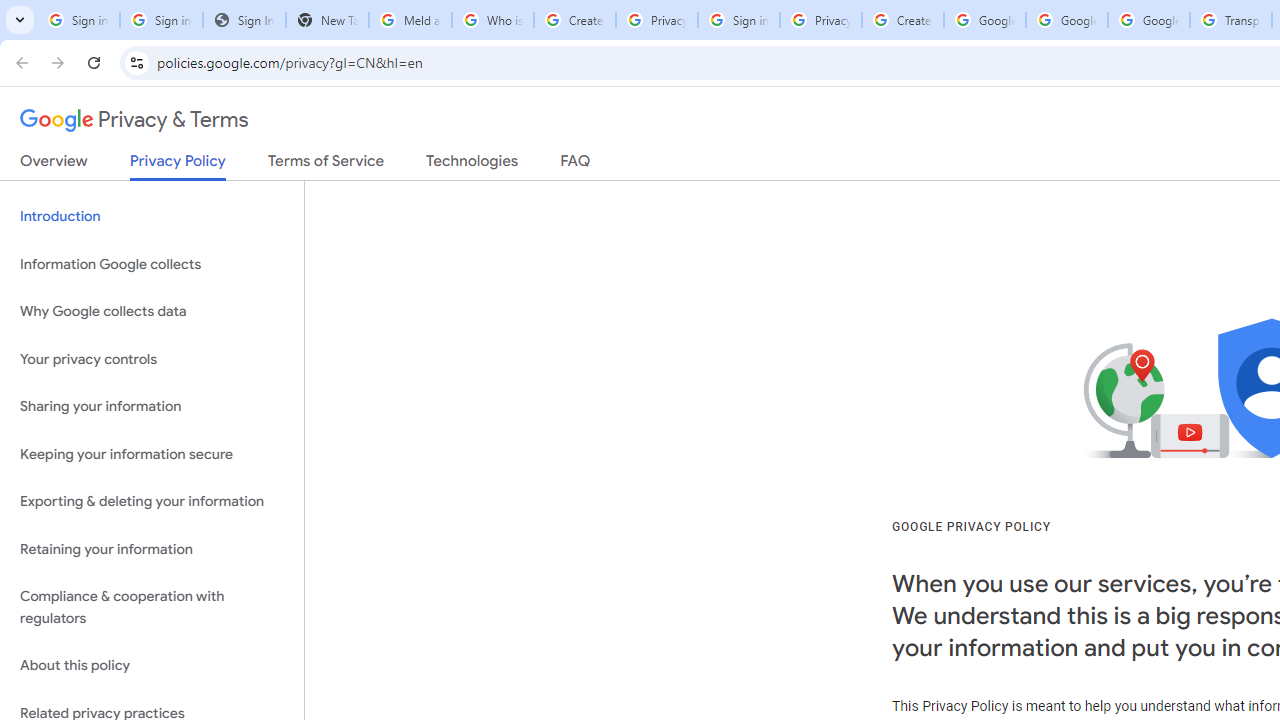 This screenshot has height=720, width=1280. I want to click on 'Your privacy controls', so click(151, 358).